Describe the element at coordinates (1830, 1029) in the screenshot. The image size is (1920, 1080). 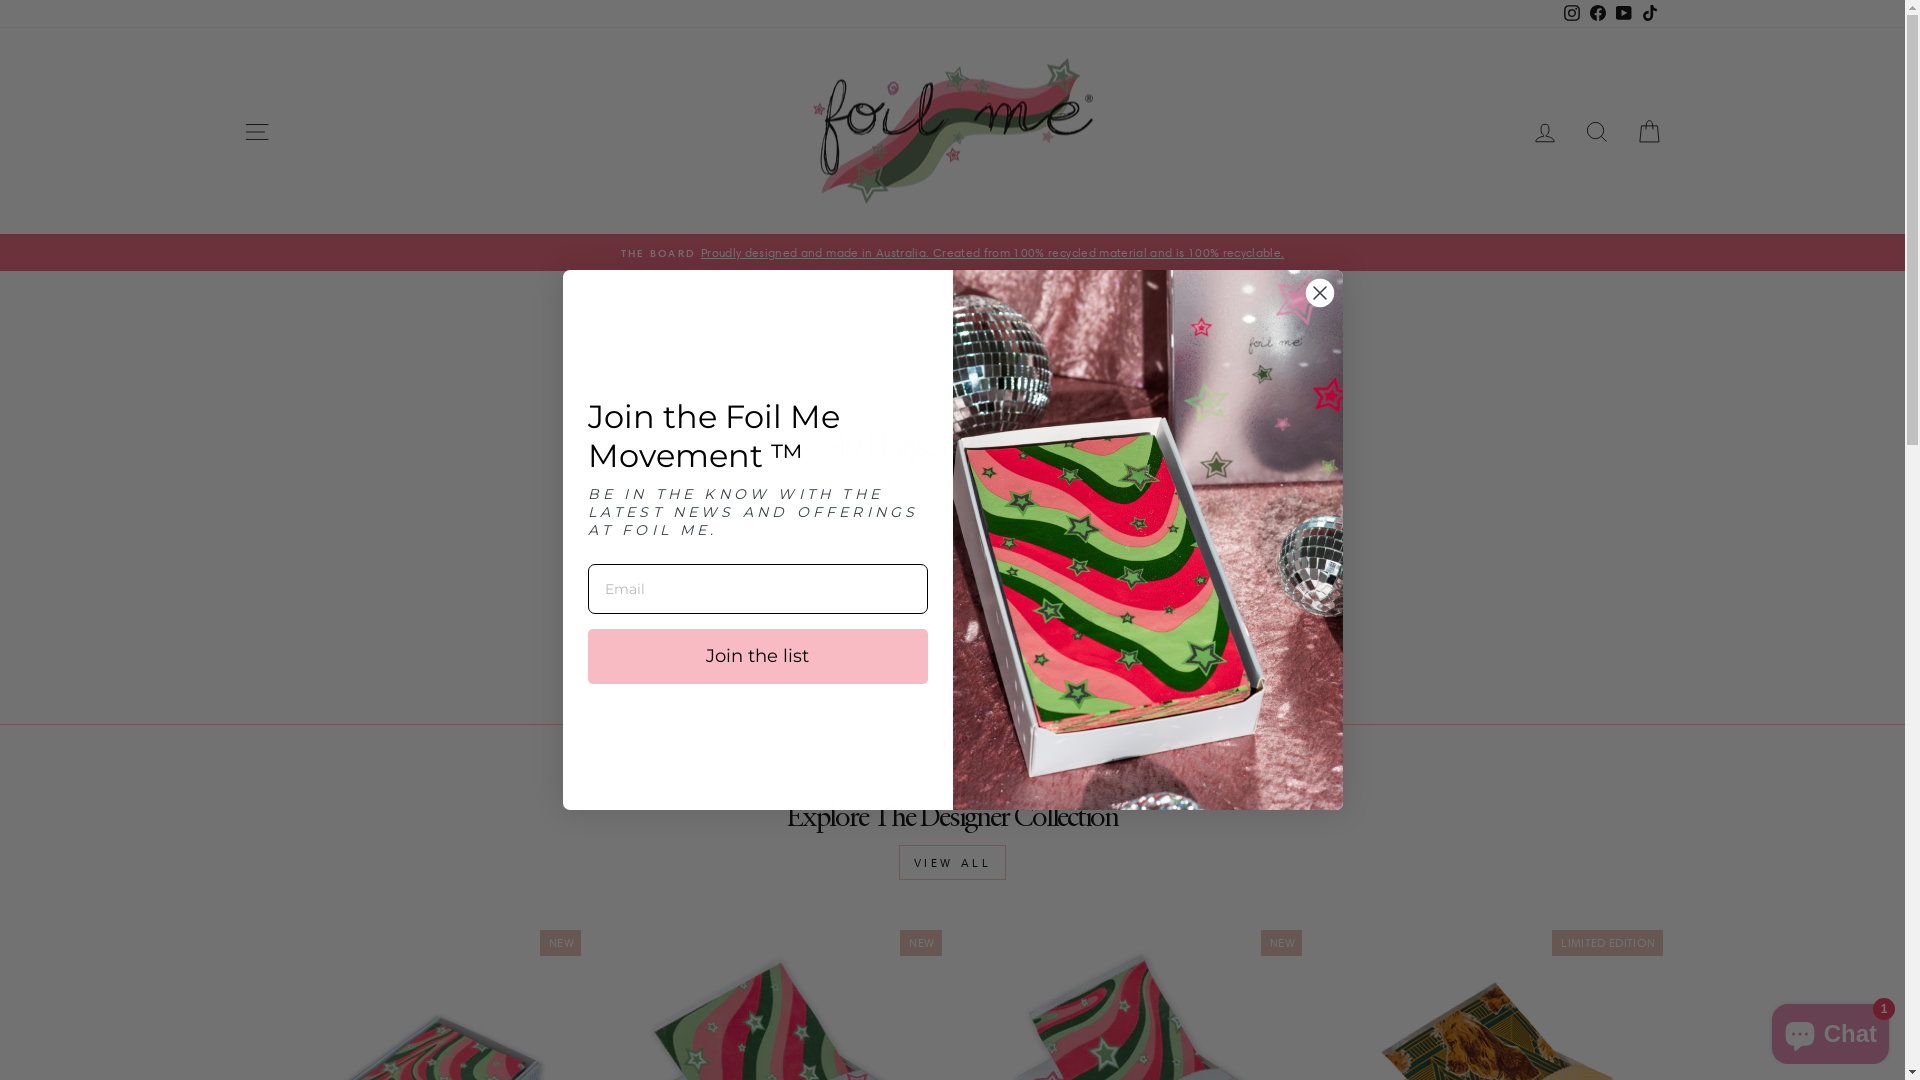
I see `'Shopify online store chat'` at that location.